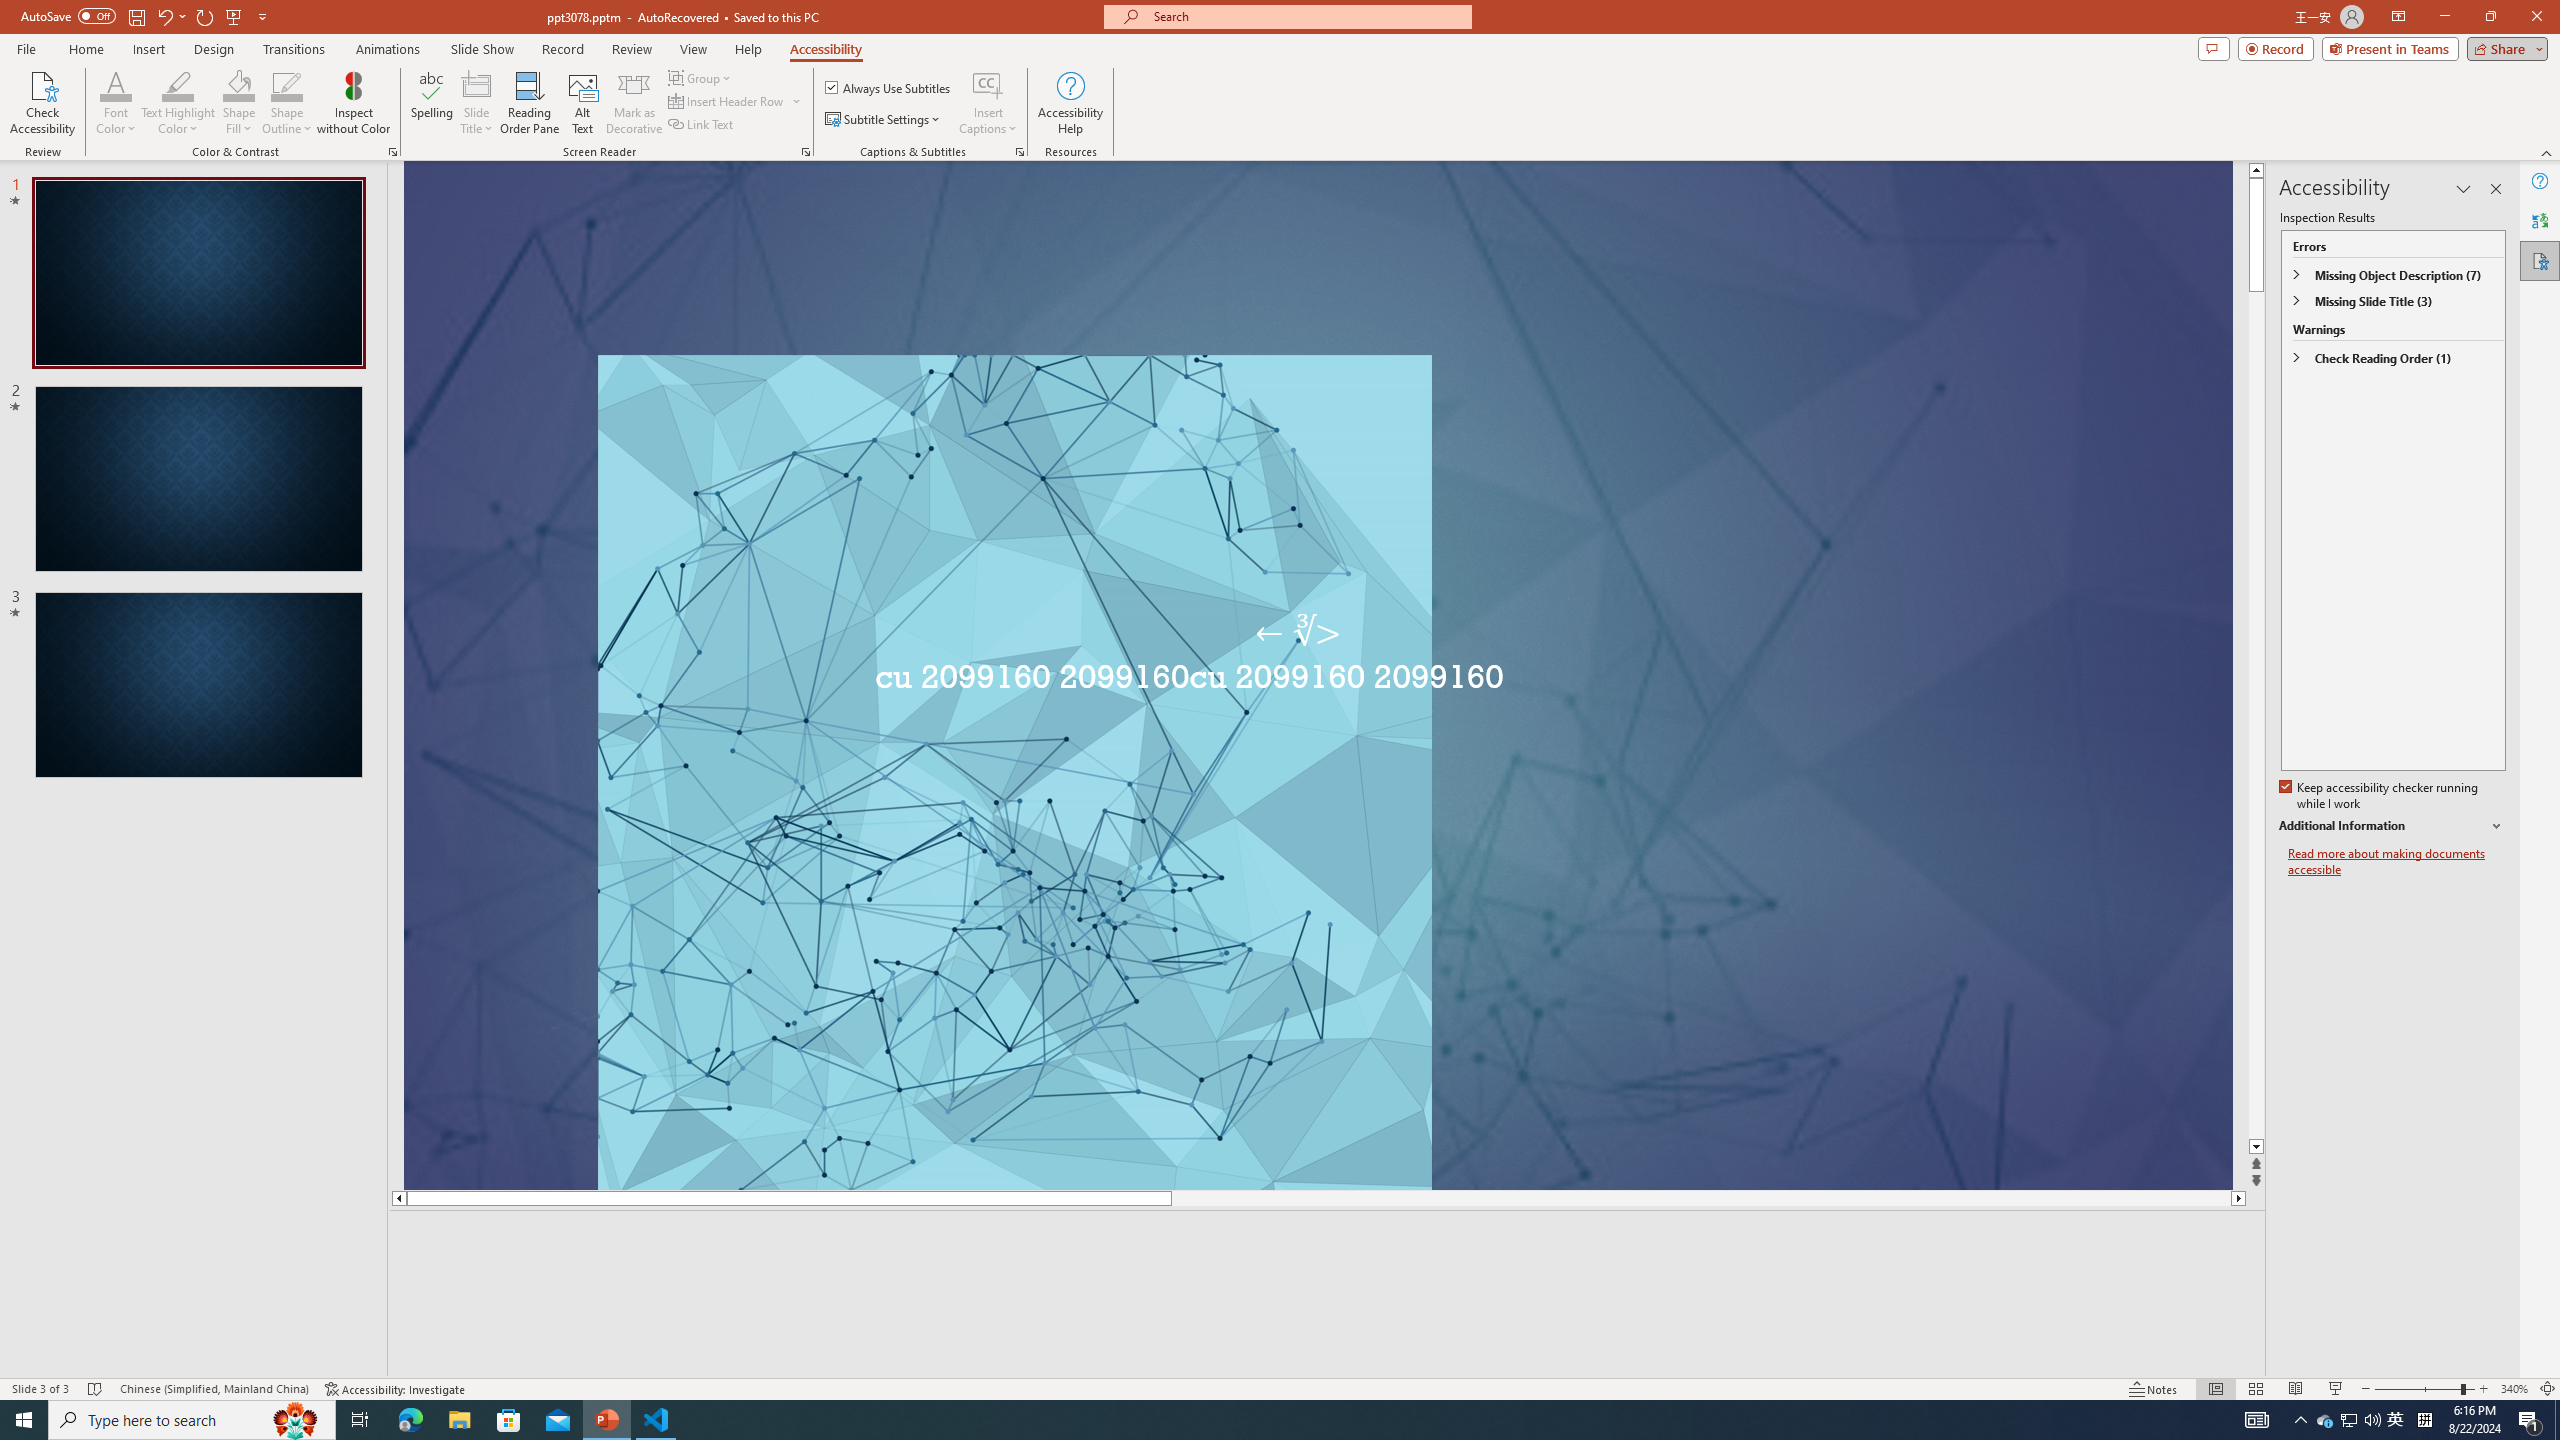 The height and width of the screenshot is (1440, 2560). I want to click on 'Additional Information', so click(2392, 826).